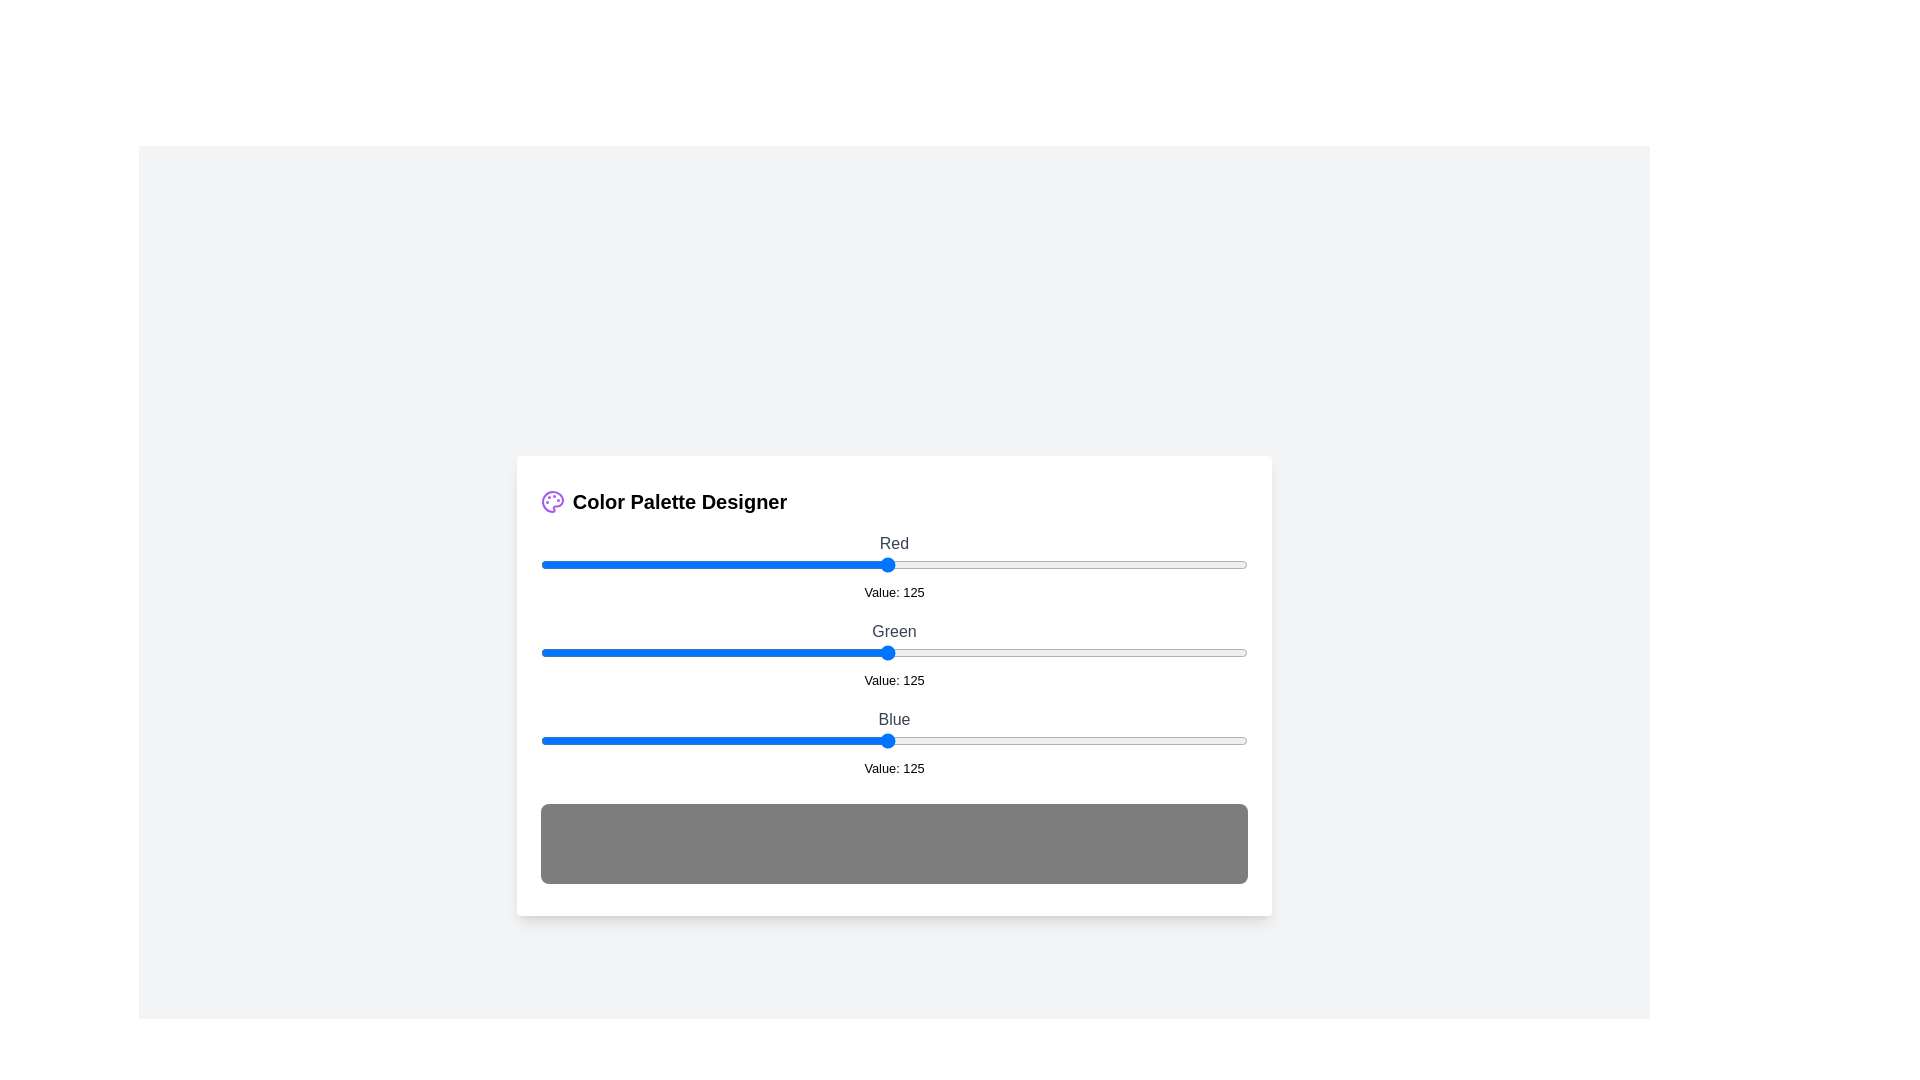 The image size is (1920, 1080). I want to click on the 1 slider to 129 to observe the updated color preview, so click(897, 652).